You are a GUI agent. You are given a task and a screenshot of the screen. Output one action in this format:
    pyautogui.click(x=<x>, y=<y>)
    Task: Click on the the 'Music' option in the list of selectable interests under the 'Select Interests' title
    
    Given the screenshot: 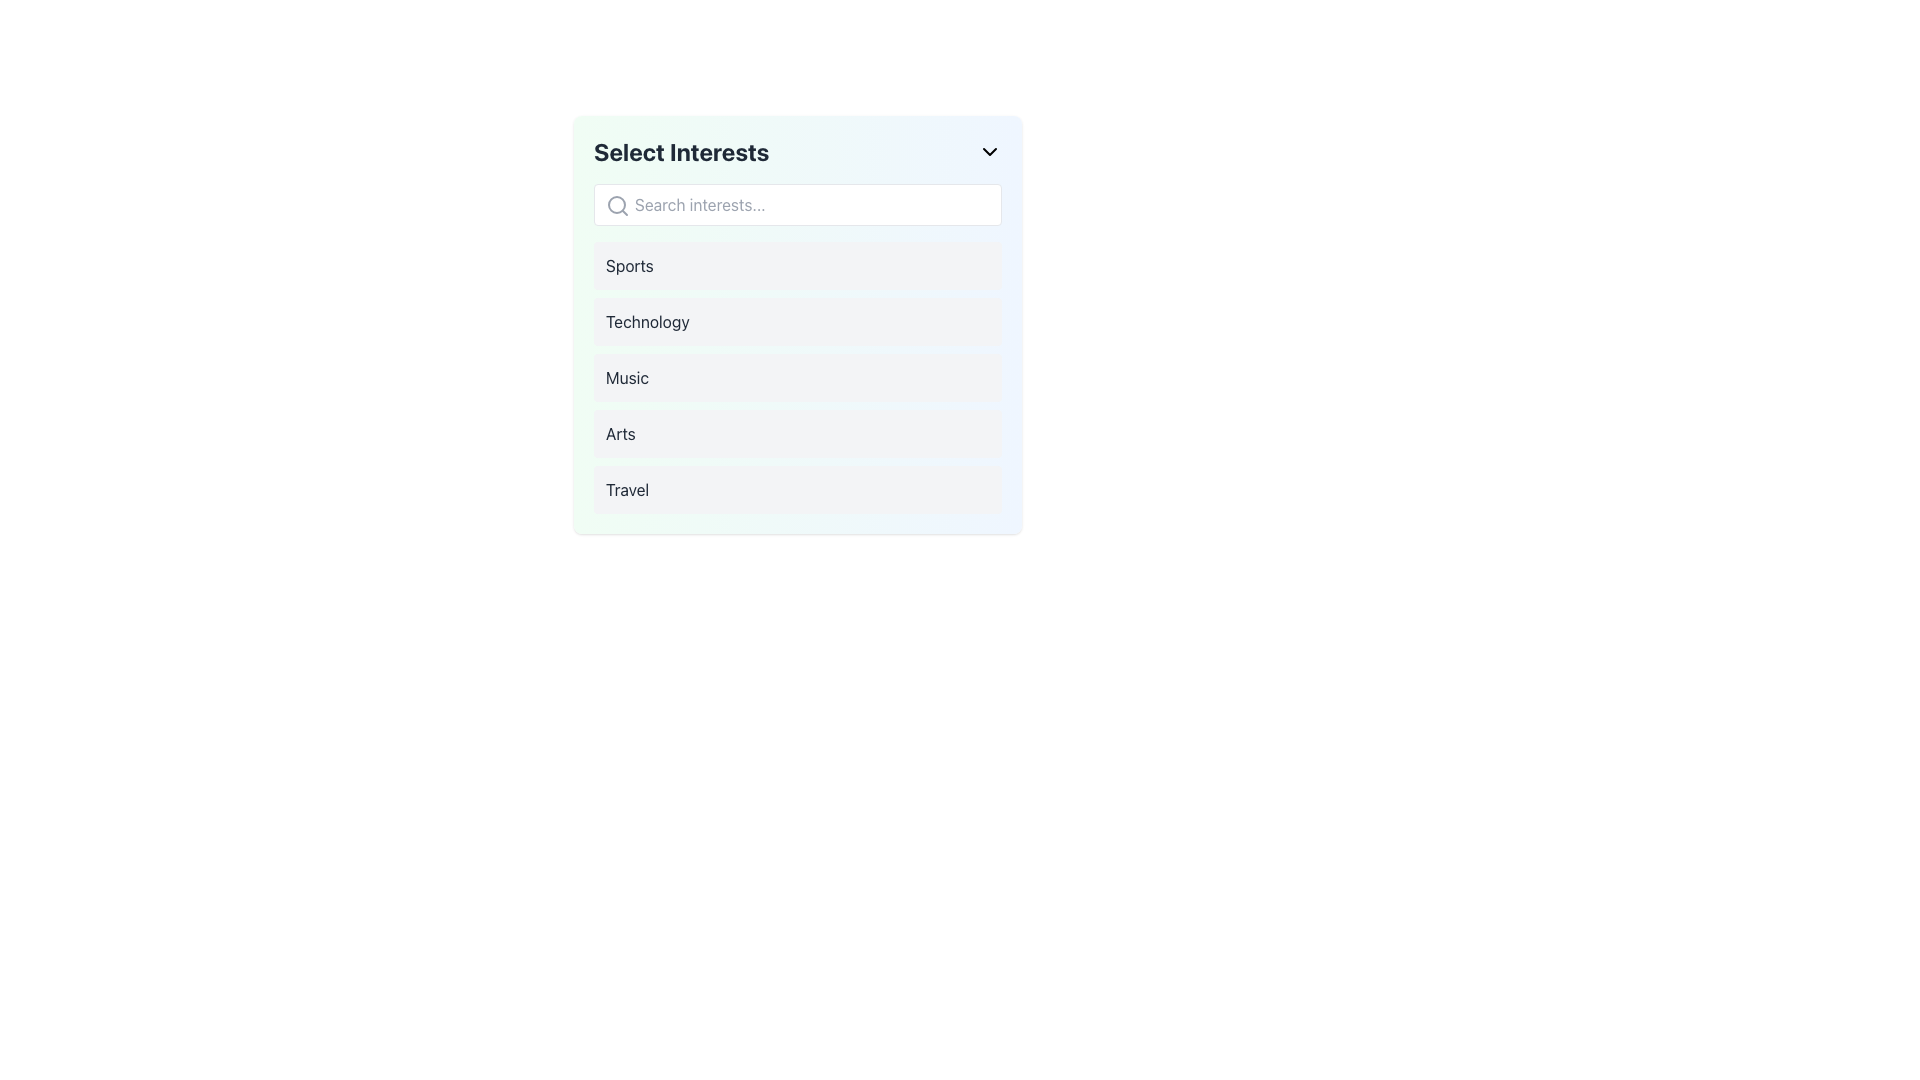 What is the action you would take?
    pyautogui.click(x=796, y=378)
    